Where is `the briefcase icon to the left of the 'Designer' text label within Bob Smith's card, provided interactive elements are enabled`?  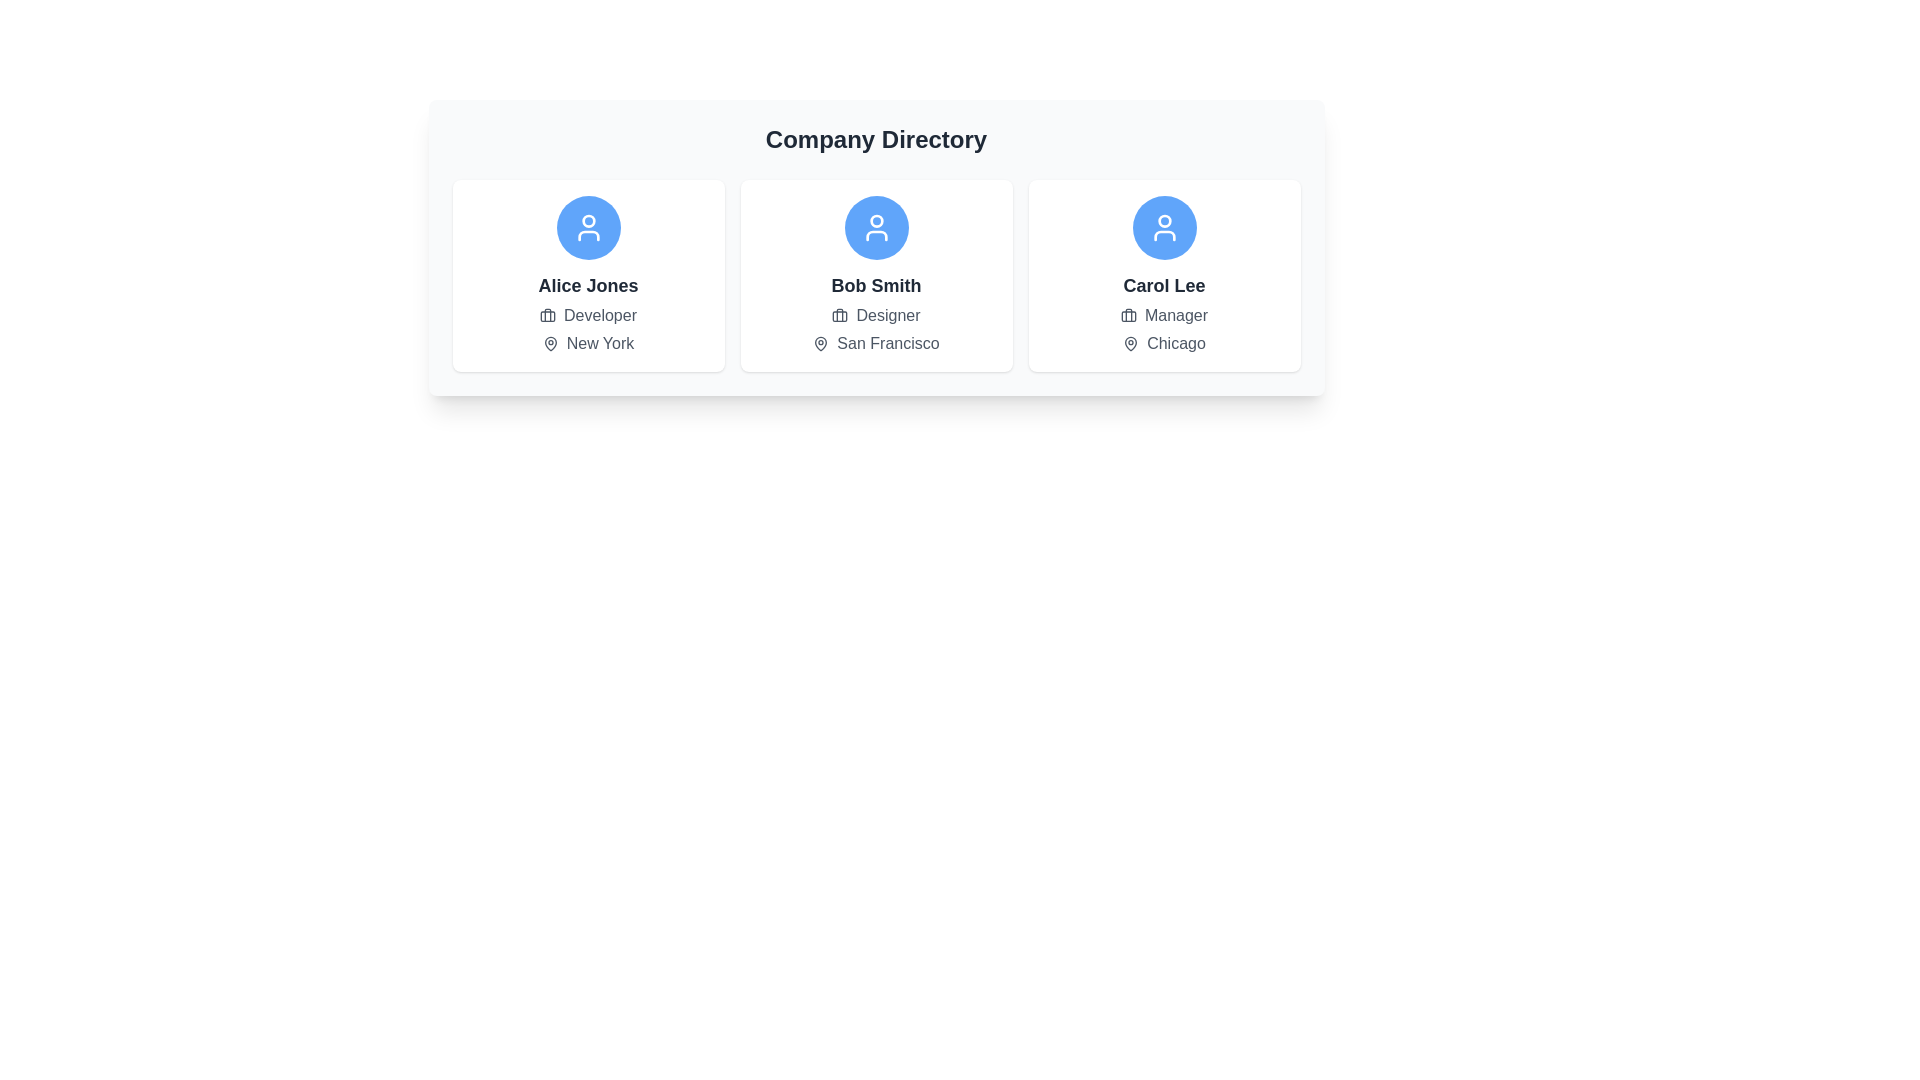 the briefcase icon to the left of the 'Designer' text label within Bob Smith's card, provided interactive elements are enabled is located at coordinates (876, 315).